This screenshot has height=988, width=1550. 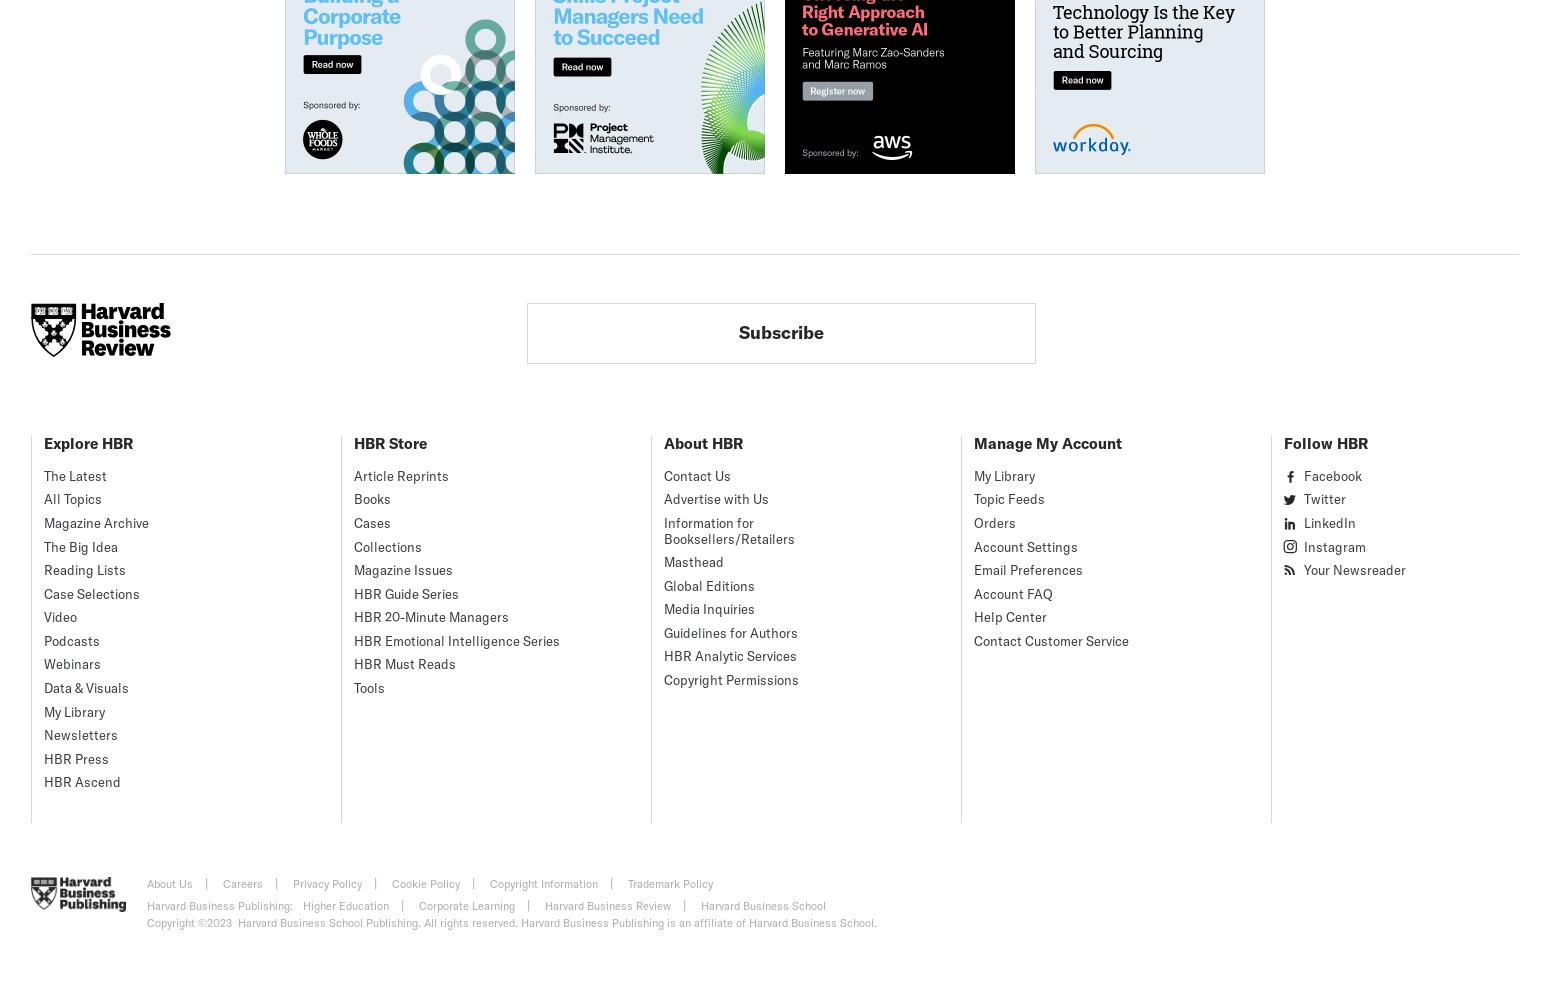 What do you see at coordinates (730, 655) in the screenshot?
I see `'HBR Analytic Services'` at bounding box center [730, 655].